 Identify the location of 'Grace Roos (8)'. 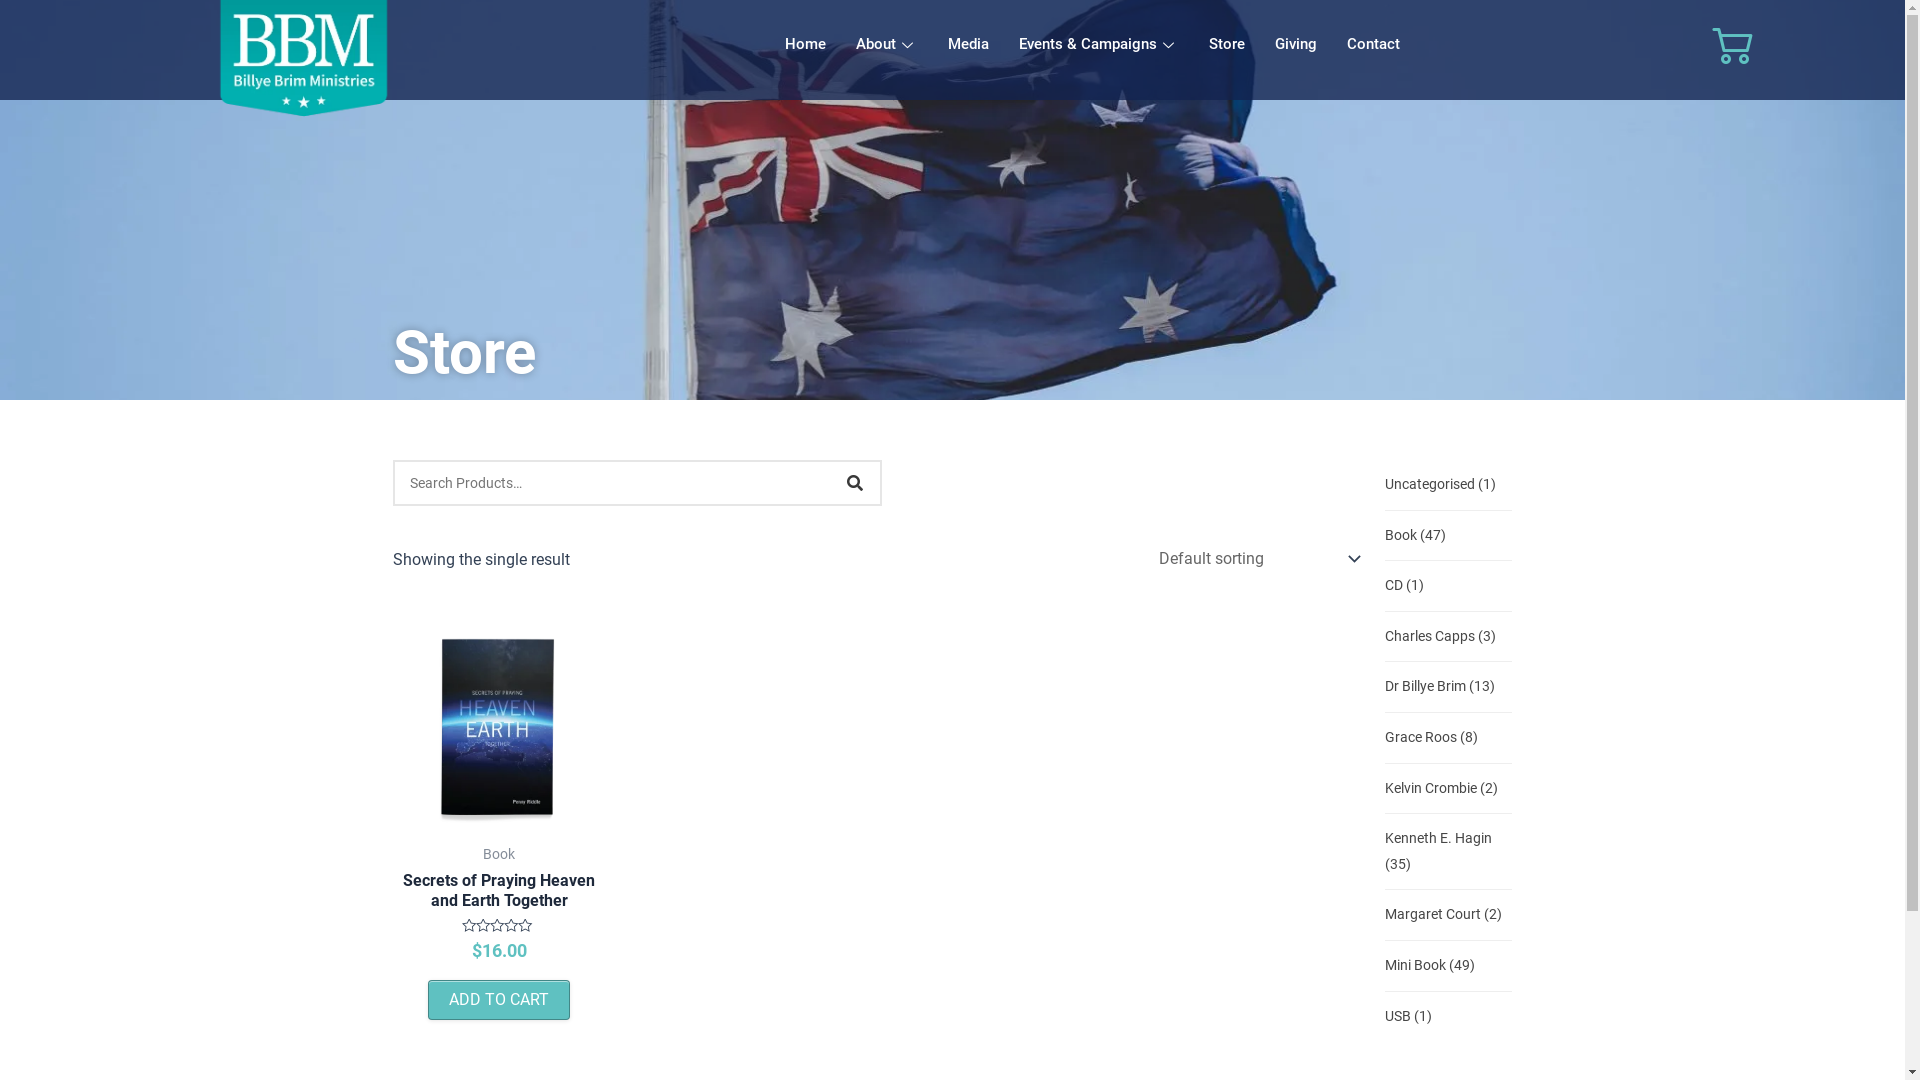
(1429, 737).